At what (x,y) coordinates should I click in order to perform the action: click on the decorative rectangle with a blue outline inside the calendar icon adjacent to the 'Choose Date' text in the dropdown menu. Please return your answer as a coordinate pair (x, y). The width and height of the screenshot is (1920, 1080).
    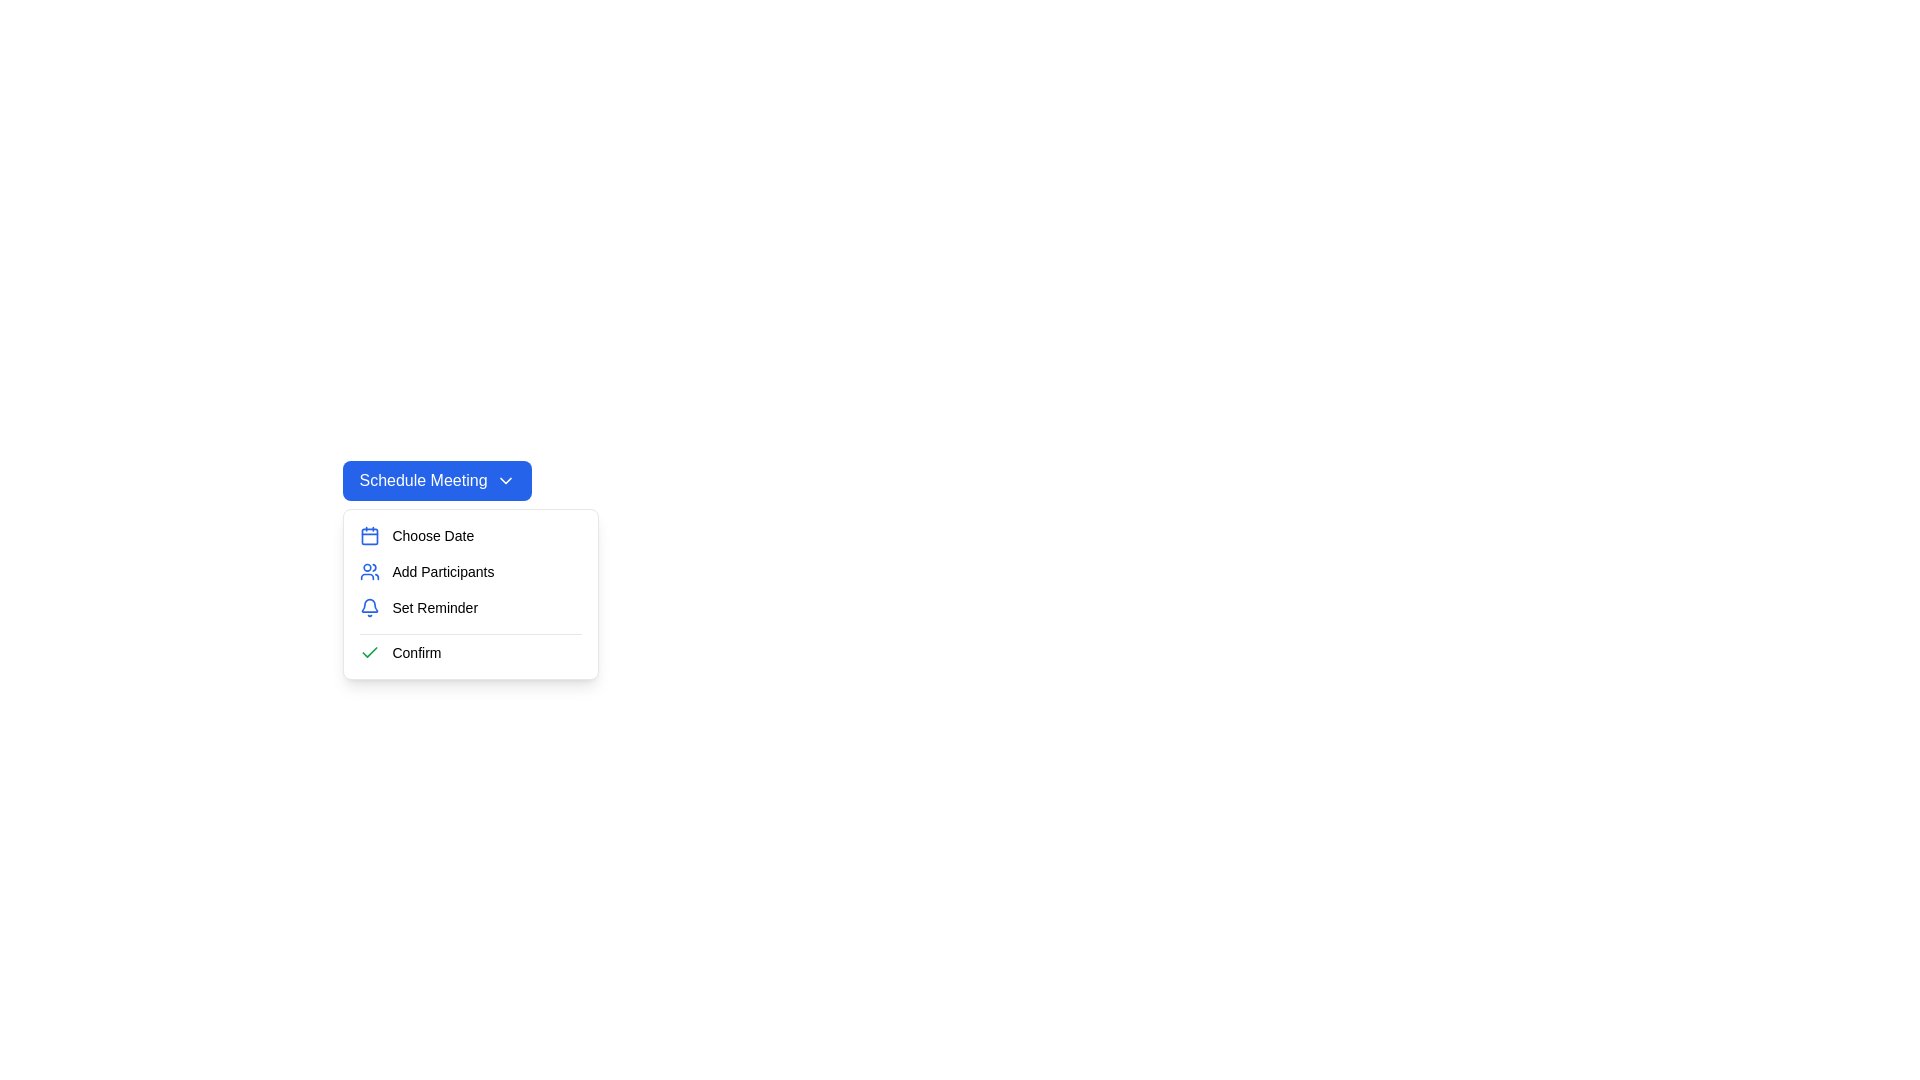
    Looking at the image, I should click on (370, 535).